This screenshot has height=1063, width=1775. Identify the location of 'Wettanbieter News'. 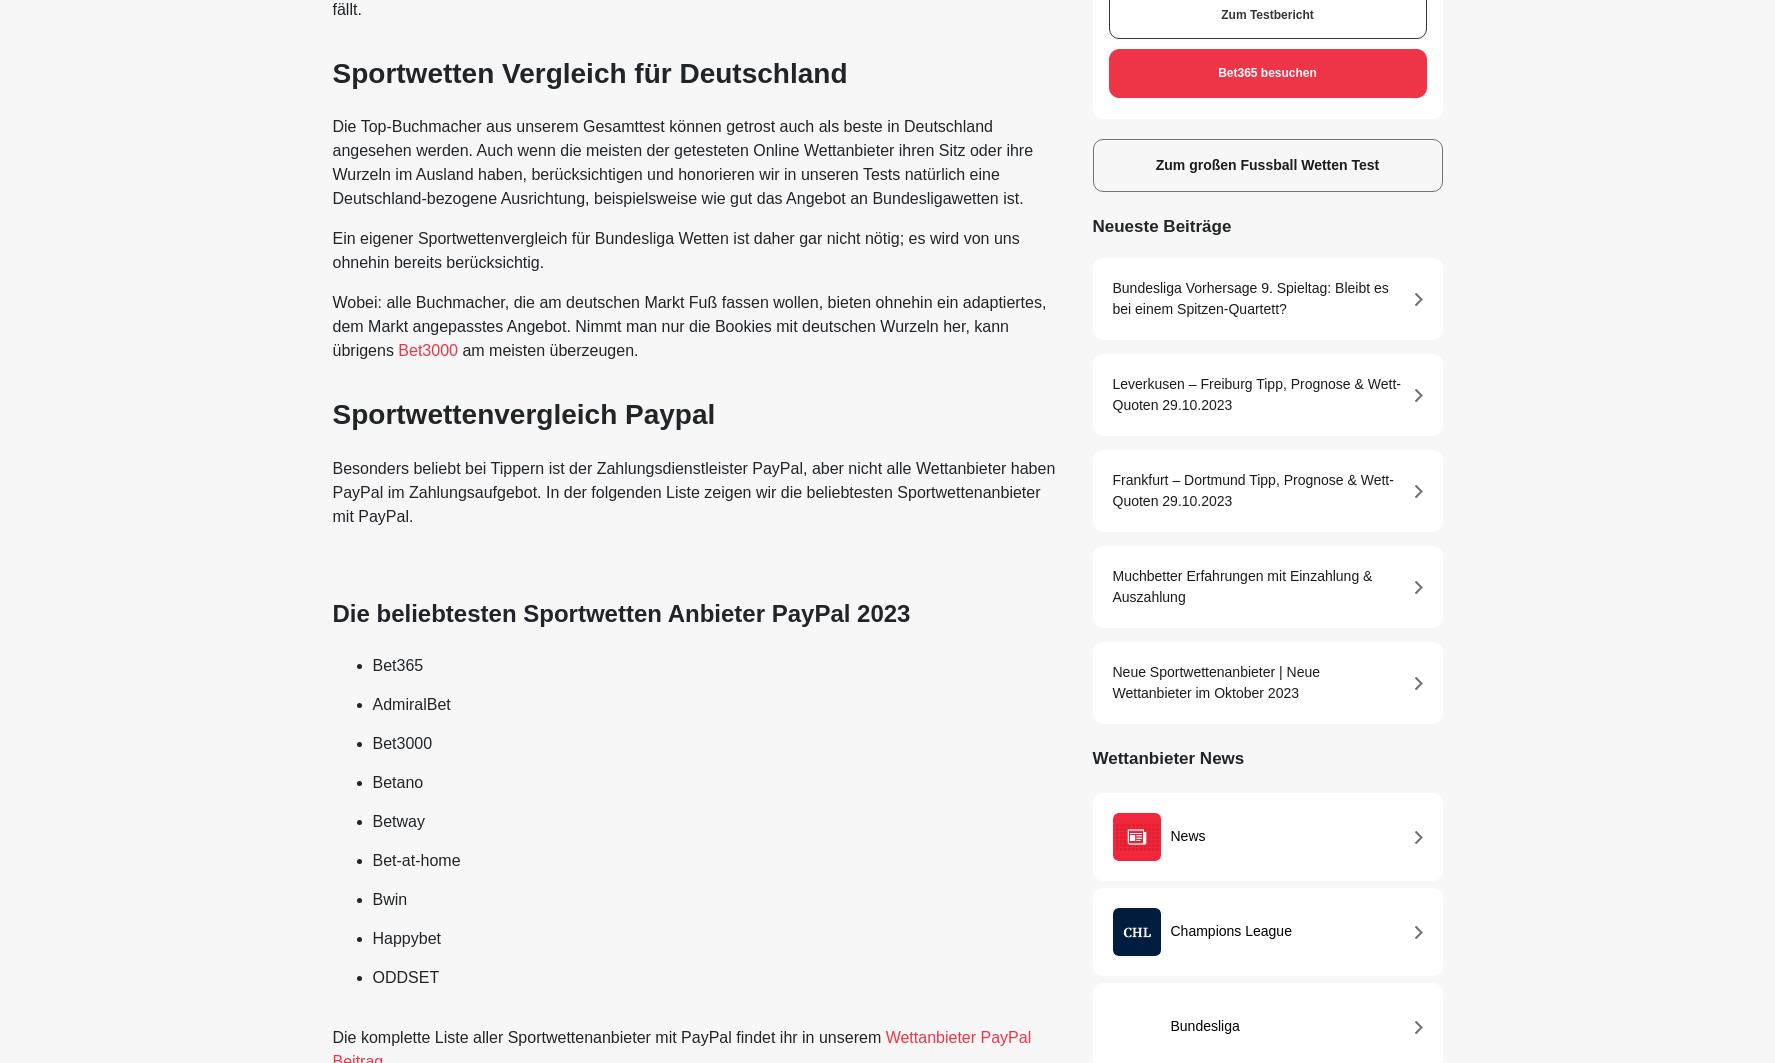
(1166, 756).